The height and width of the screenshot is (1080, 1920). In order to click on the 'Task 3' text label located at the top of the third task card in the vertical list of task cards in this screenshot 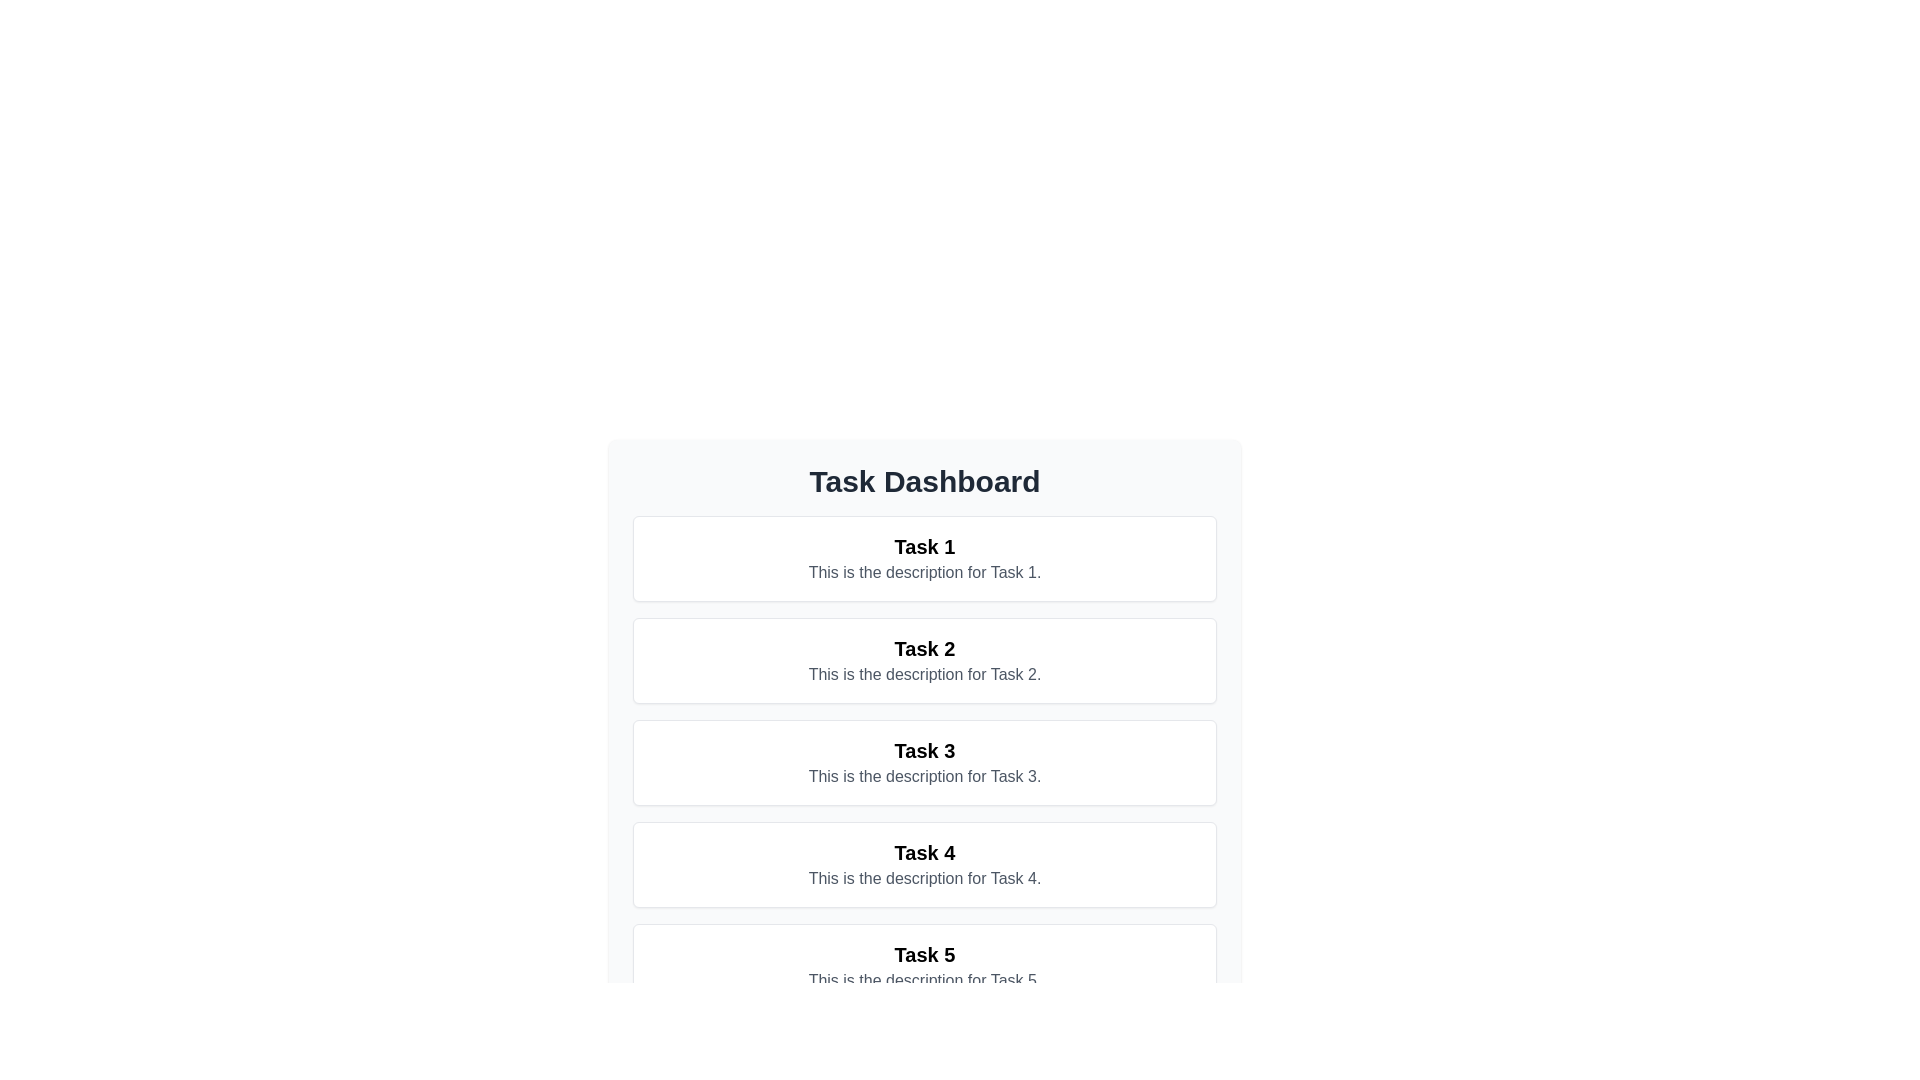, I will do `click(924, 751)`.